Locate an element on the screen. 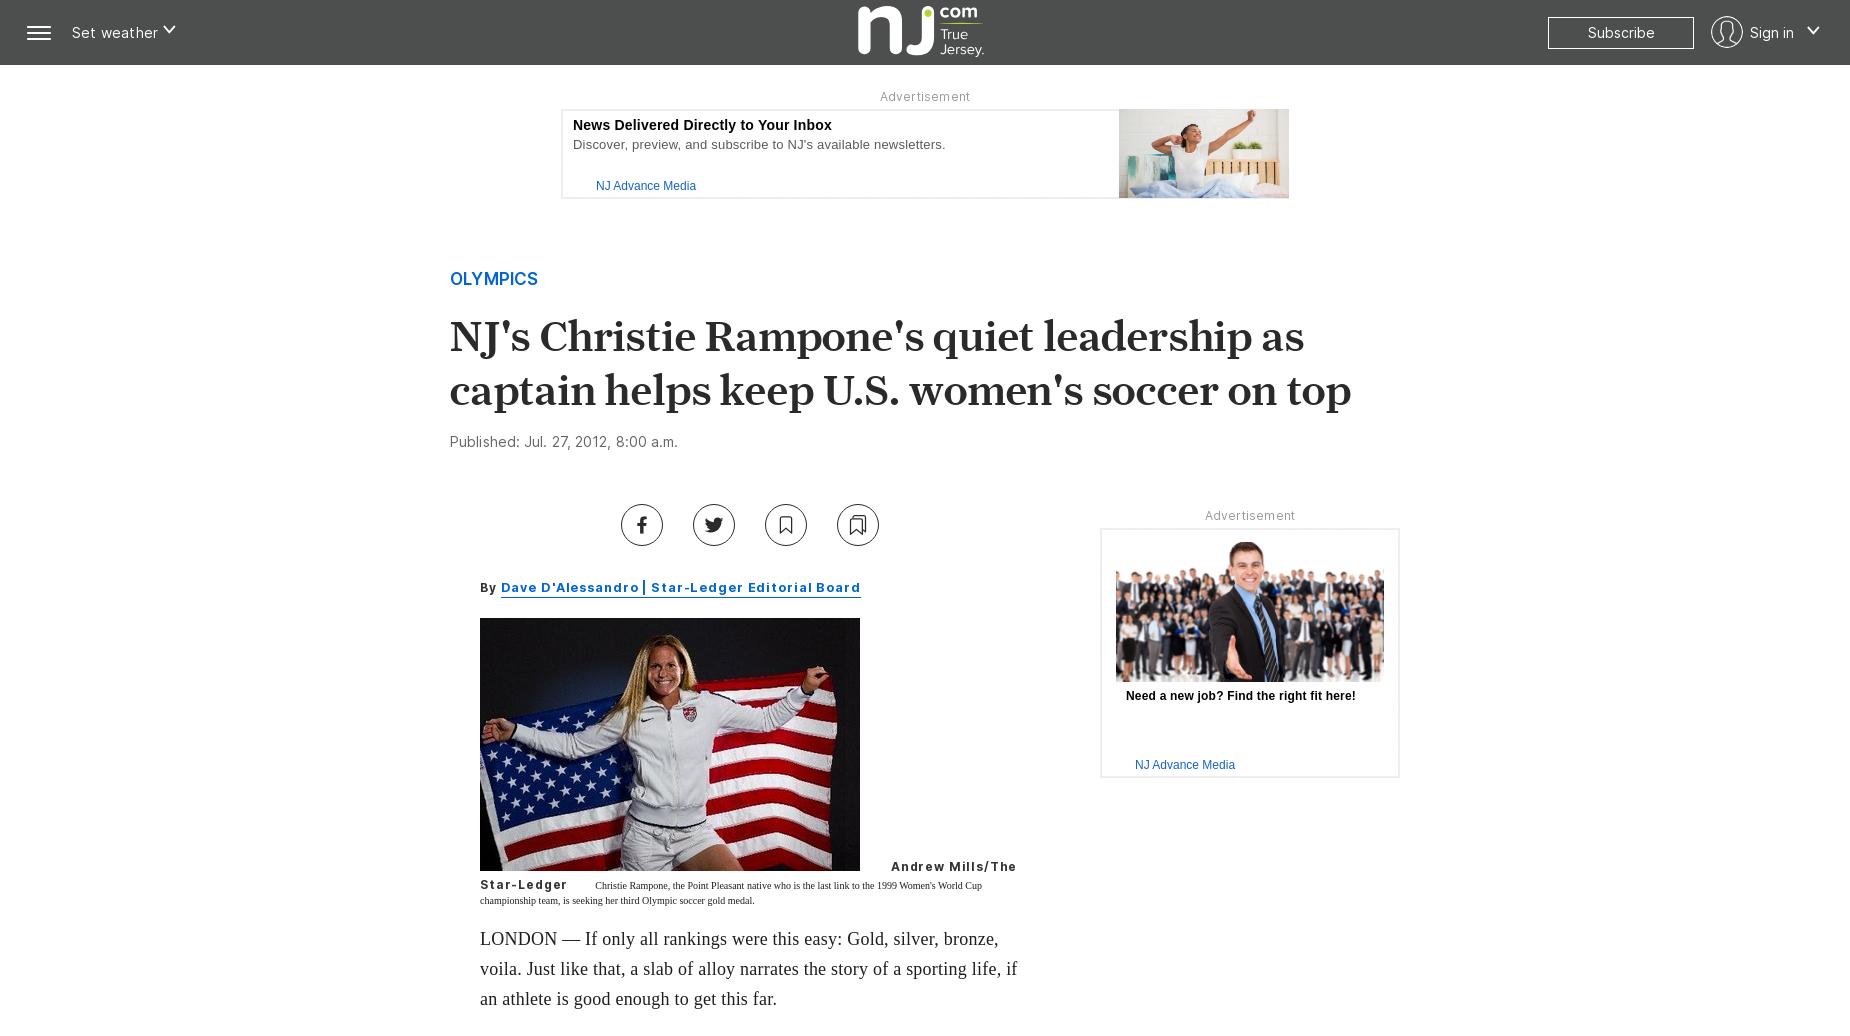 Image resolution: width=1850 pixels, height=1036 pixels. 'NJ's Christie Rampone's quiet leadership as captain helps keep U.S. women's soccer on top' is located at coordinates (900, 361).